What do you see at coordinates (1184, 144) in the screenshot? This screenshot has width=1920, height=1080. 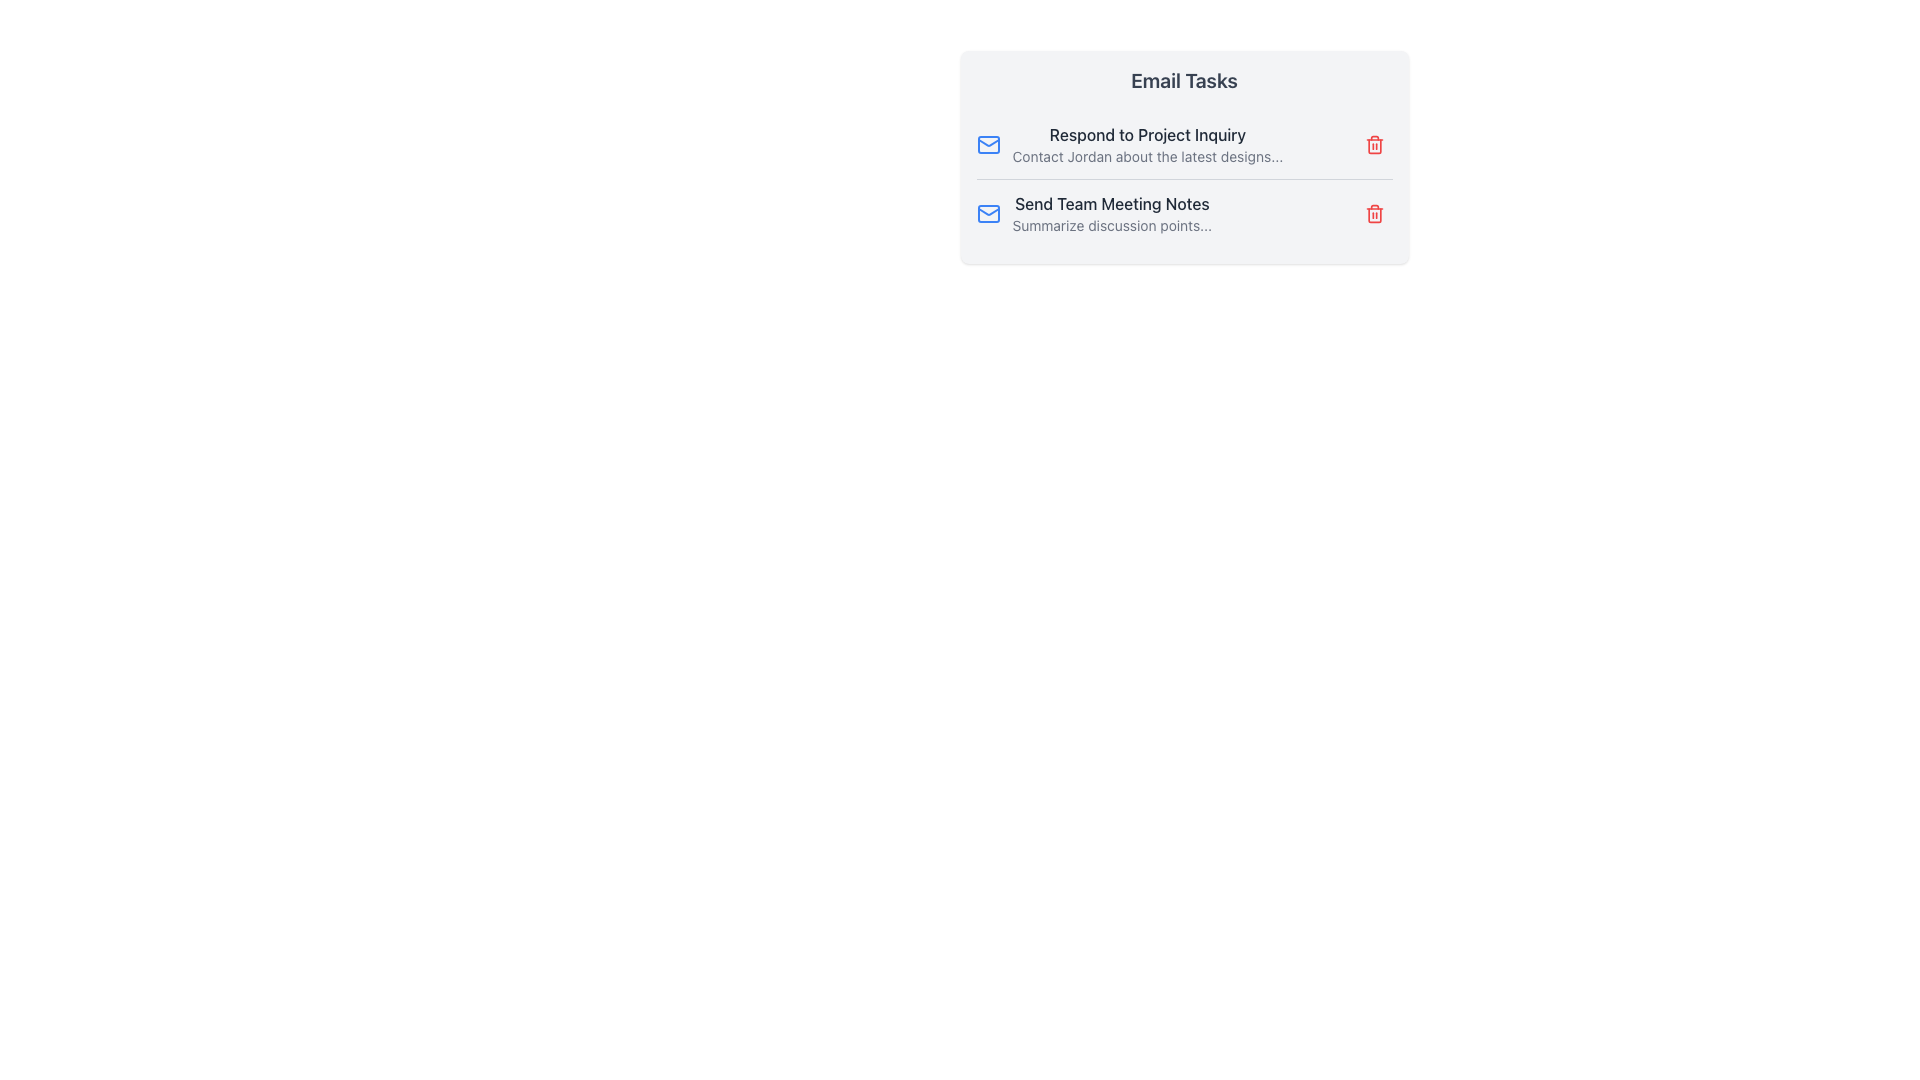 I see `the task item titled 'Respond to Project Inquiry'` at bounding box center [1184, 144].